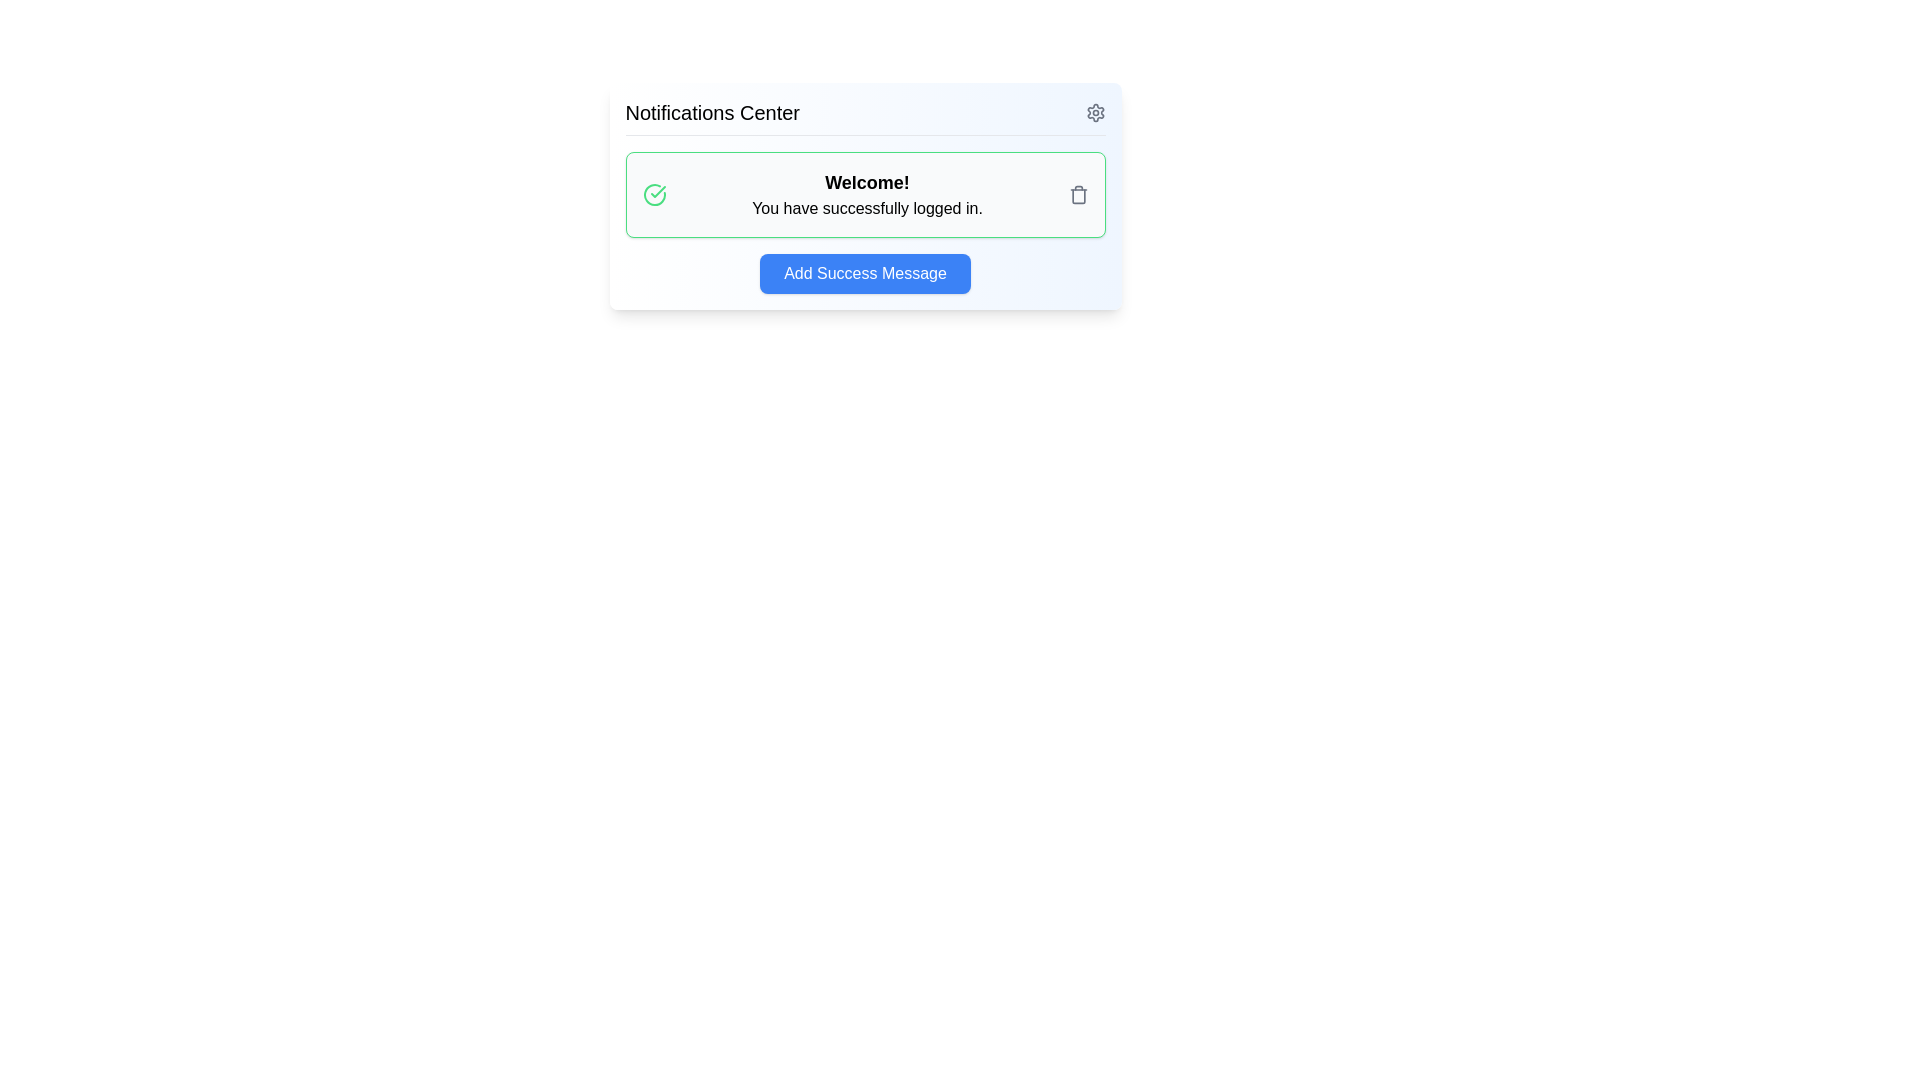 The image size is (1920, 1080). I want to click on the blue button labeled 'Add Success Message' located at the bottom of the 'Notifications Center' card, so click(865, 273).